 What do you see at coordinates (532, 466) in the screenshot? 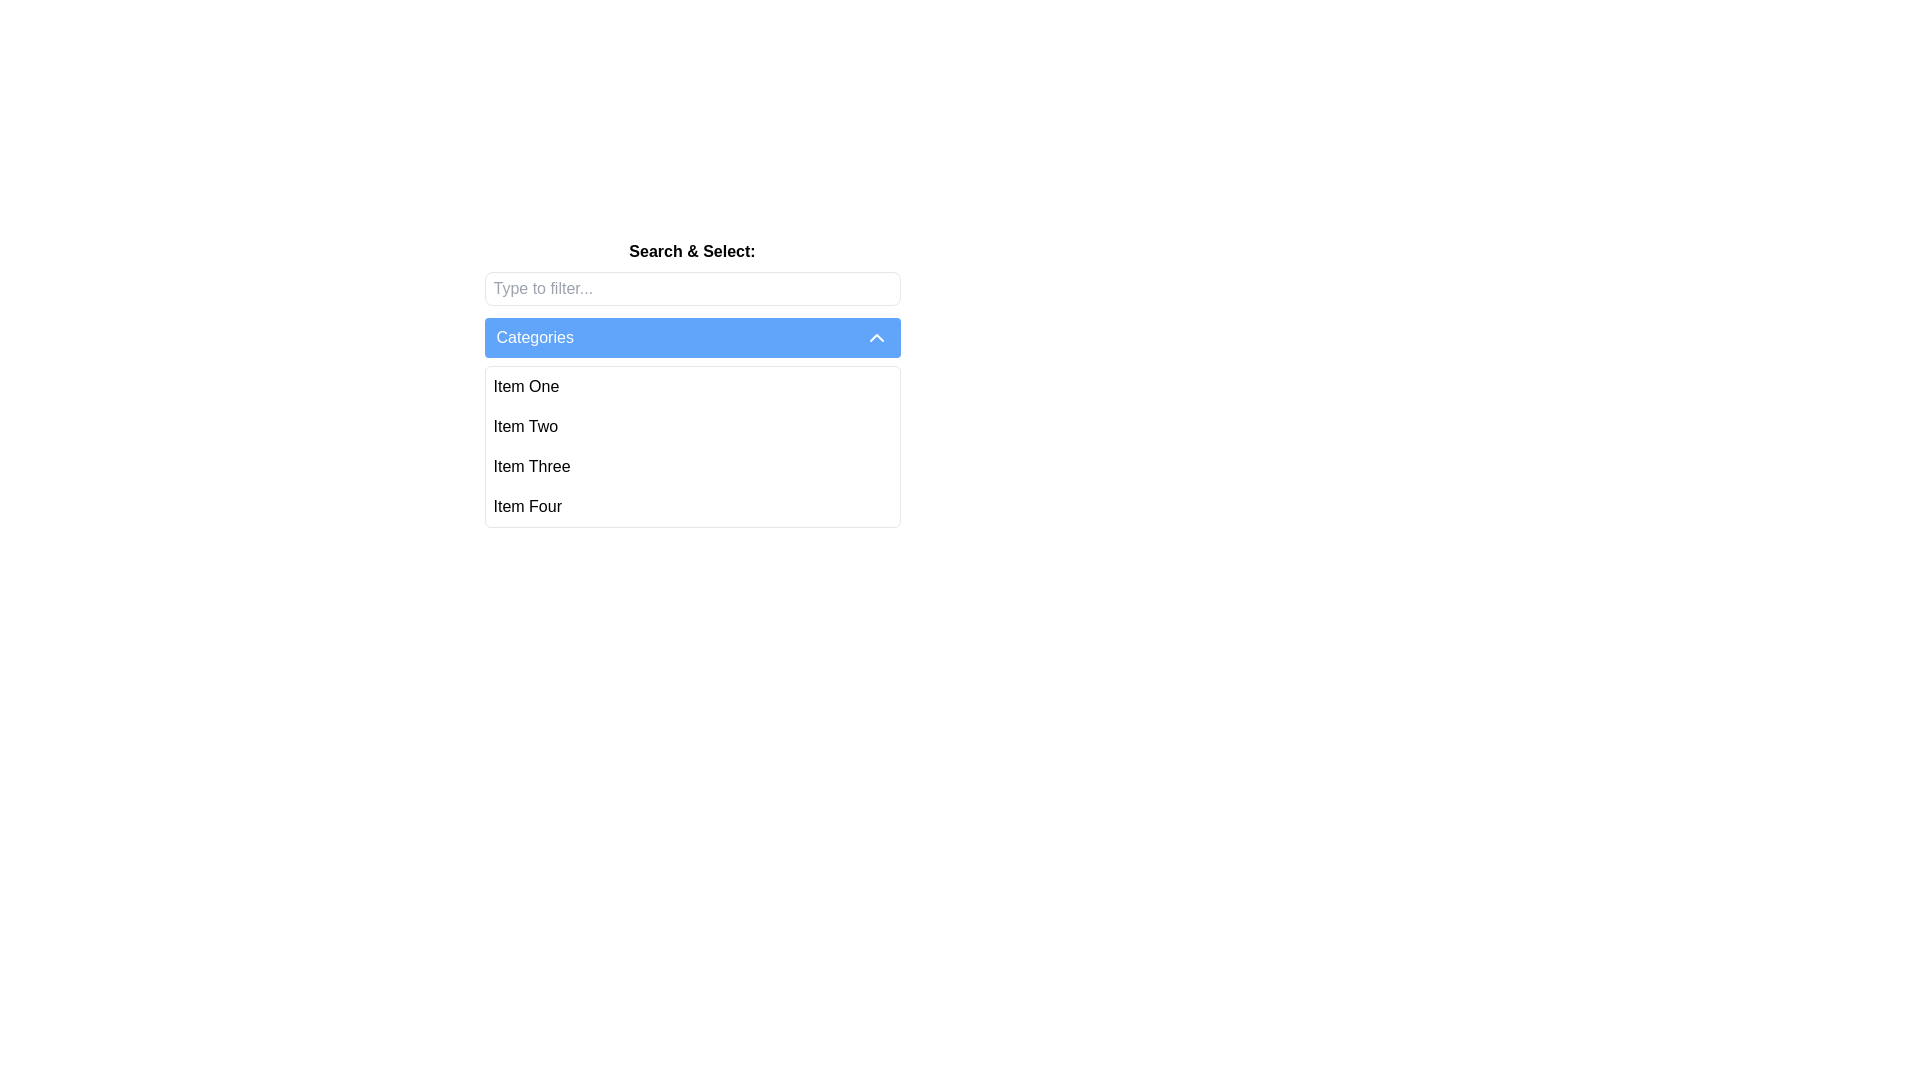
I see `the text entry labeled 'Item Three' which is displayed in black font on a white background, located under the 'Categories' header` at bounding box center [532, 466].